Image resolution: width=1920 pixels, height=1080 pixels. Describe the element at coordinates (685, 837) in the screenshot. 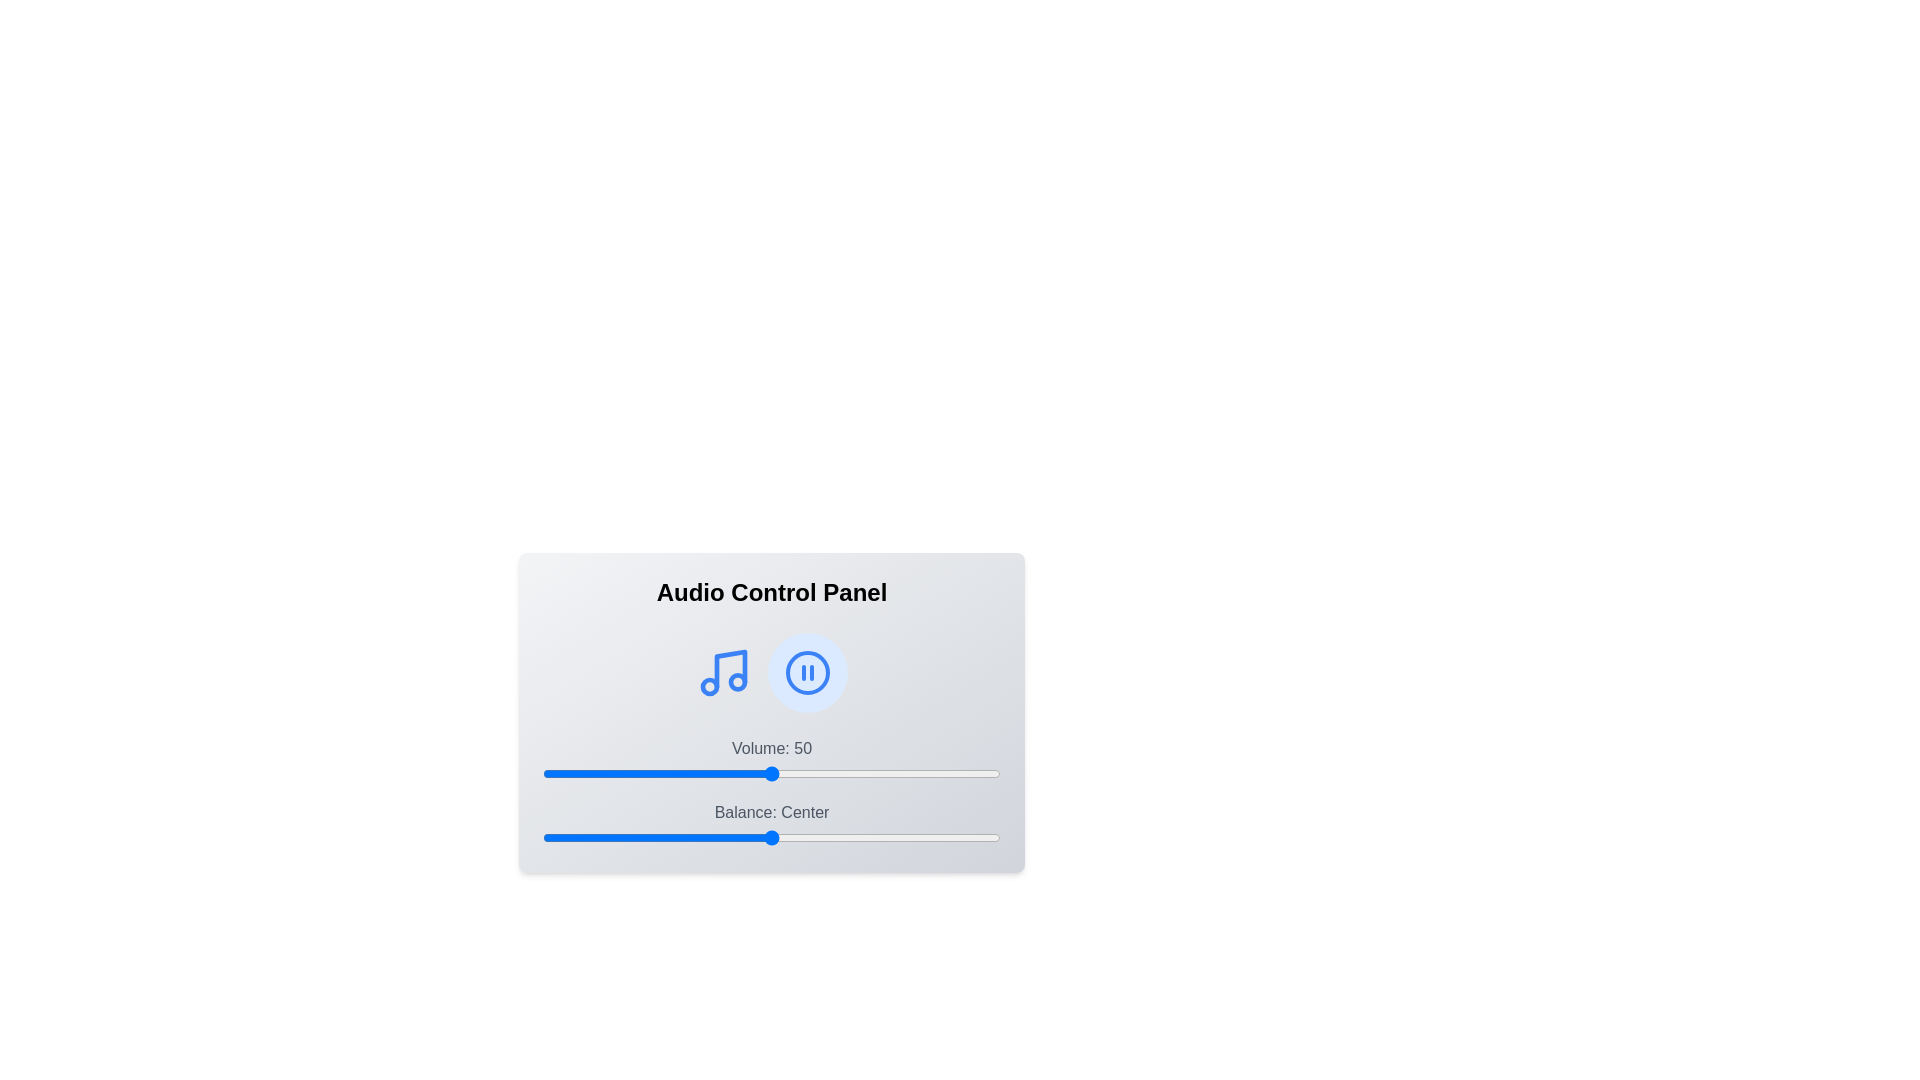

I see `the balance` at that location.